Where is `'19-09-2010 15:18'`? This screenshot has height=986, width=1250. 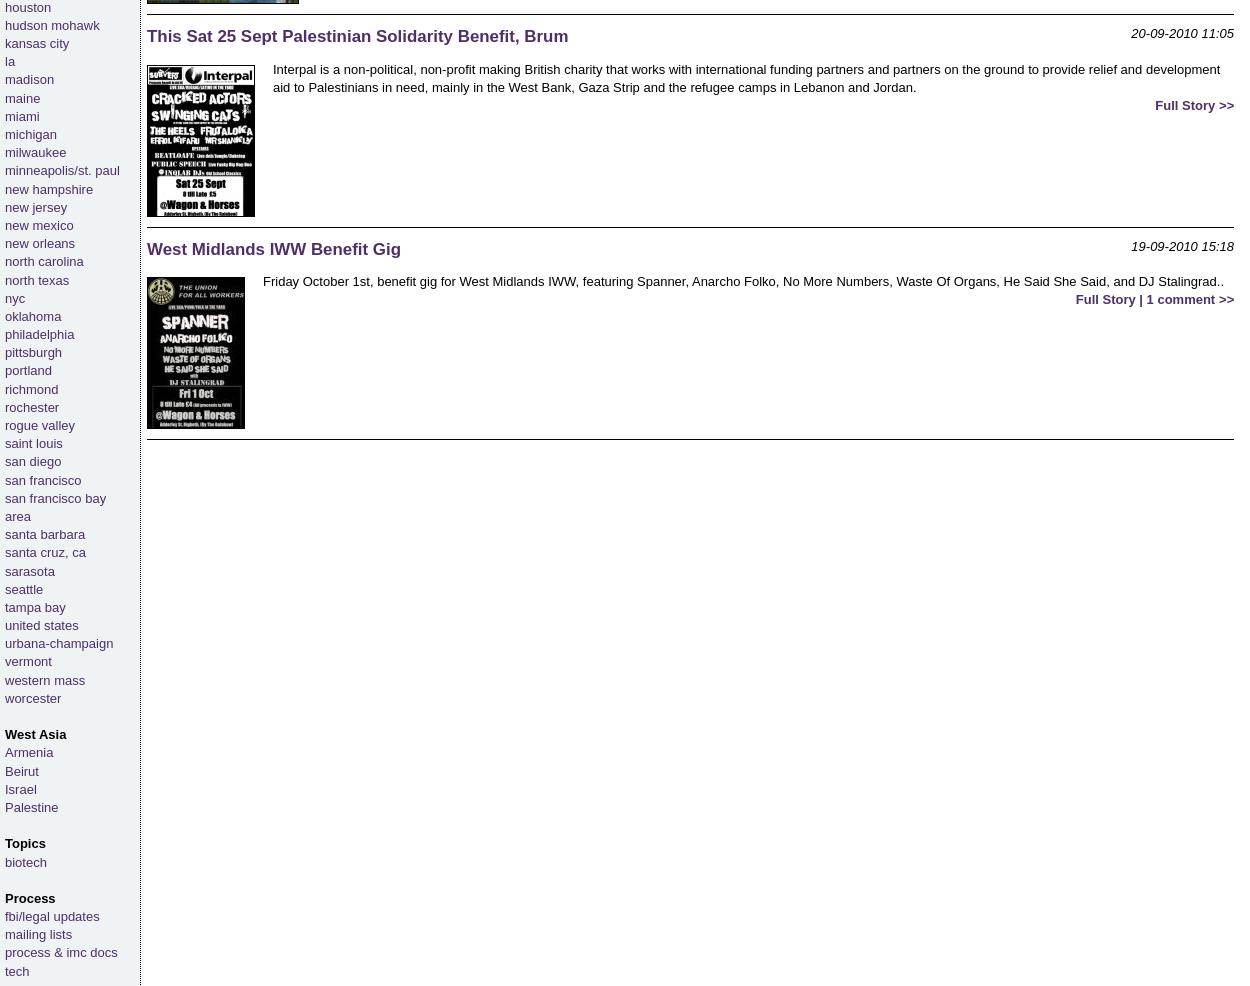 '19-09-2010 15:18' is located at coordinates (1182, 244).